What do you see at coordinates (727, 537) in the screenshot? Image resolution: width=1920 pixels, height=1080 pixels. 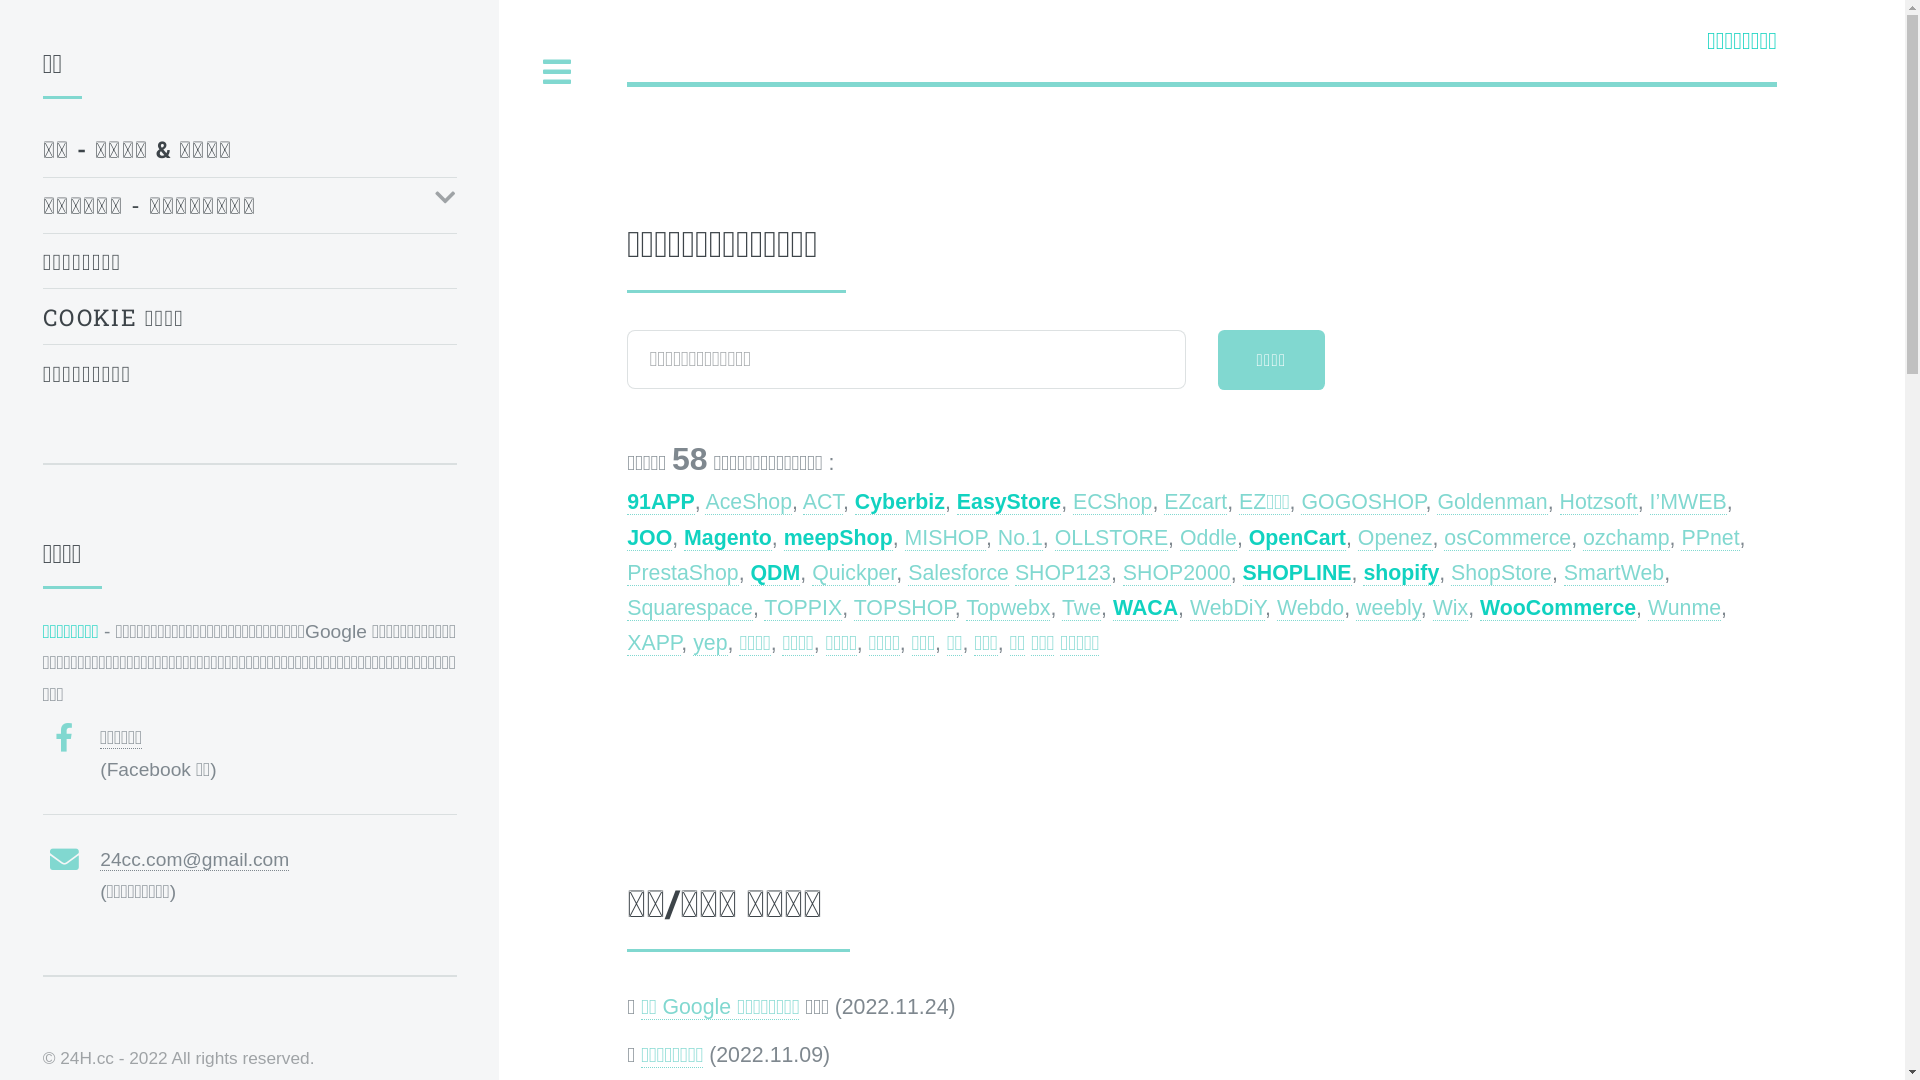 I see `'Magento'` at bounding box center [727, 537].